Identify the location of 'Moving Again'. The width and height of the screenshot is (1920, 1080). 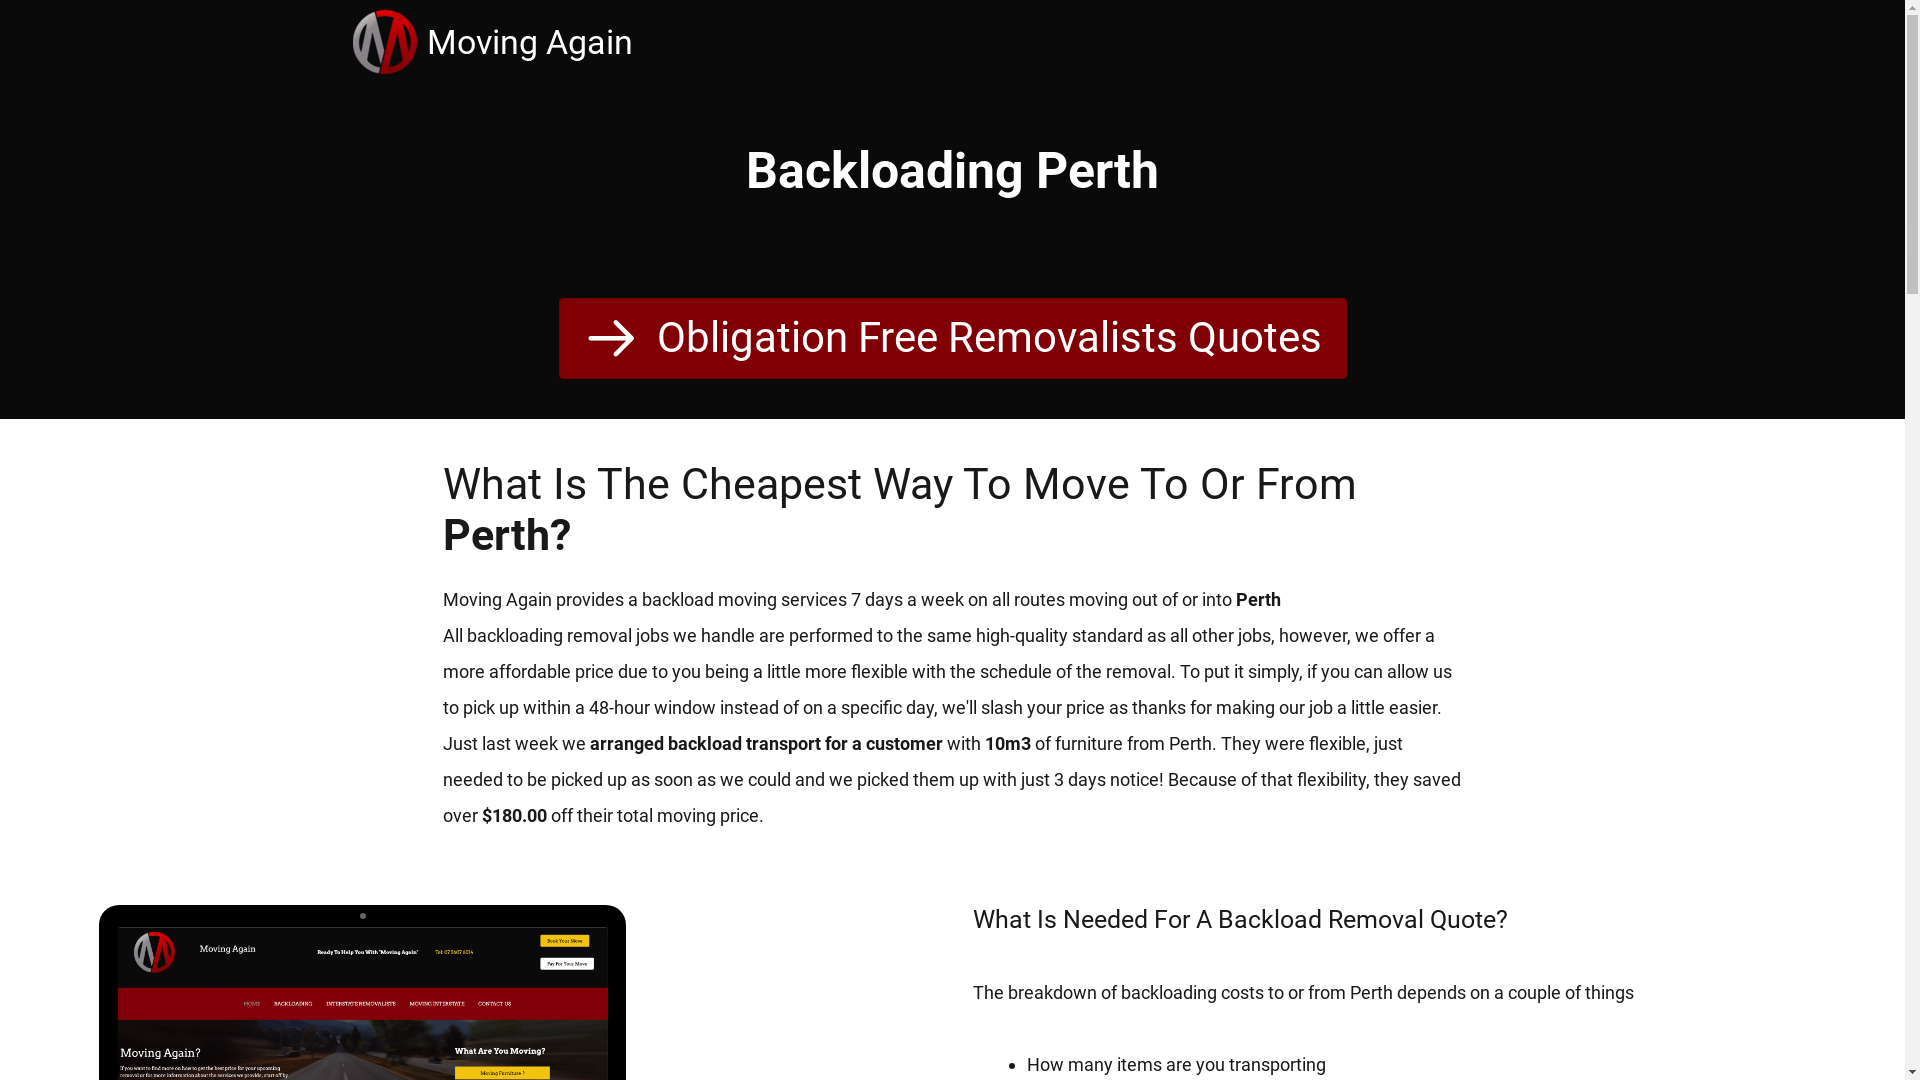
(528, 42).